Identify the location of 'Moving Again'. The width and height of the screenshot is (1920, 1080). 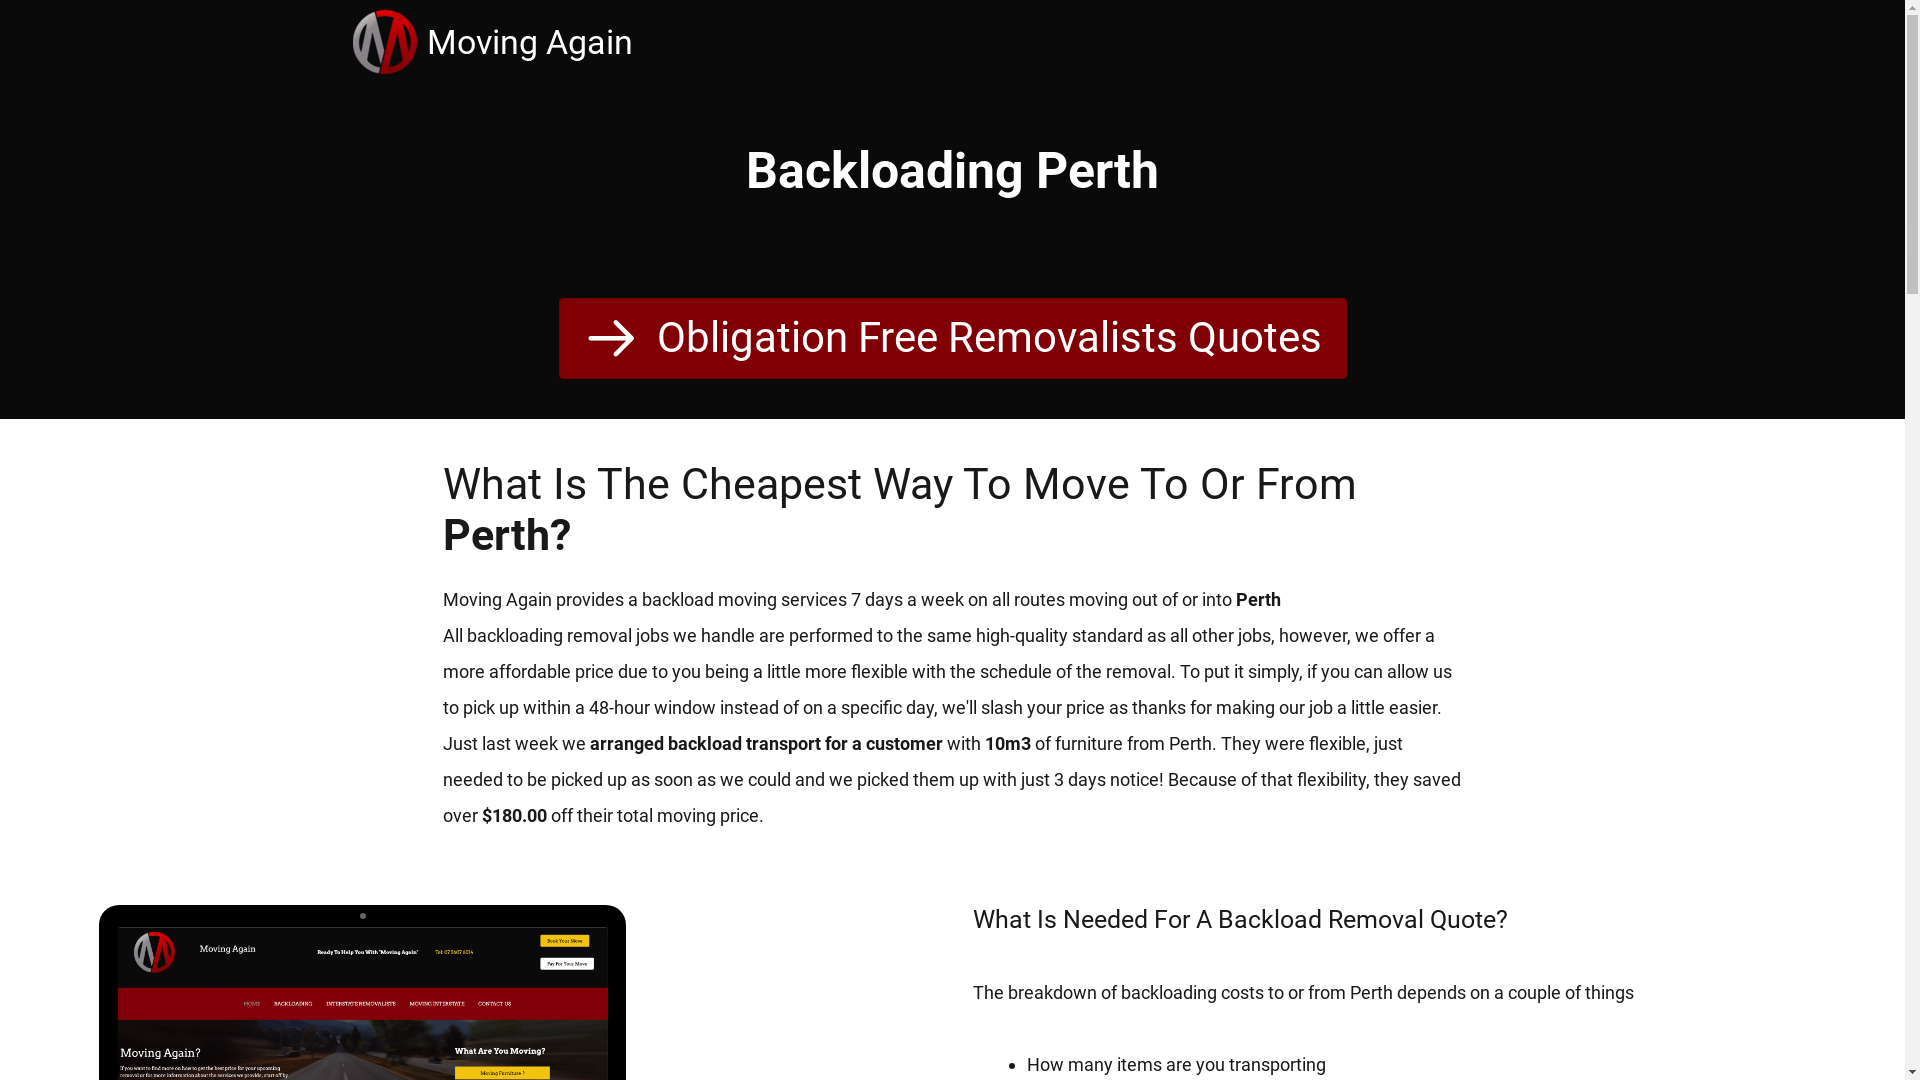
(528, 42).